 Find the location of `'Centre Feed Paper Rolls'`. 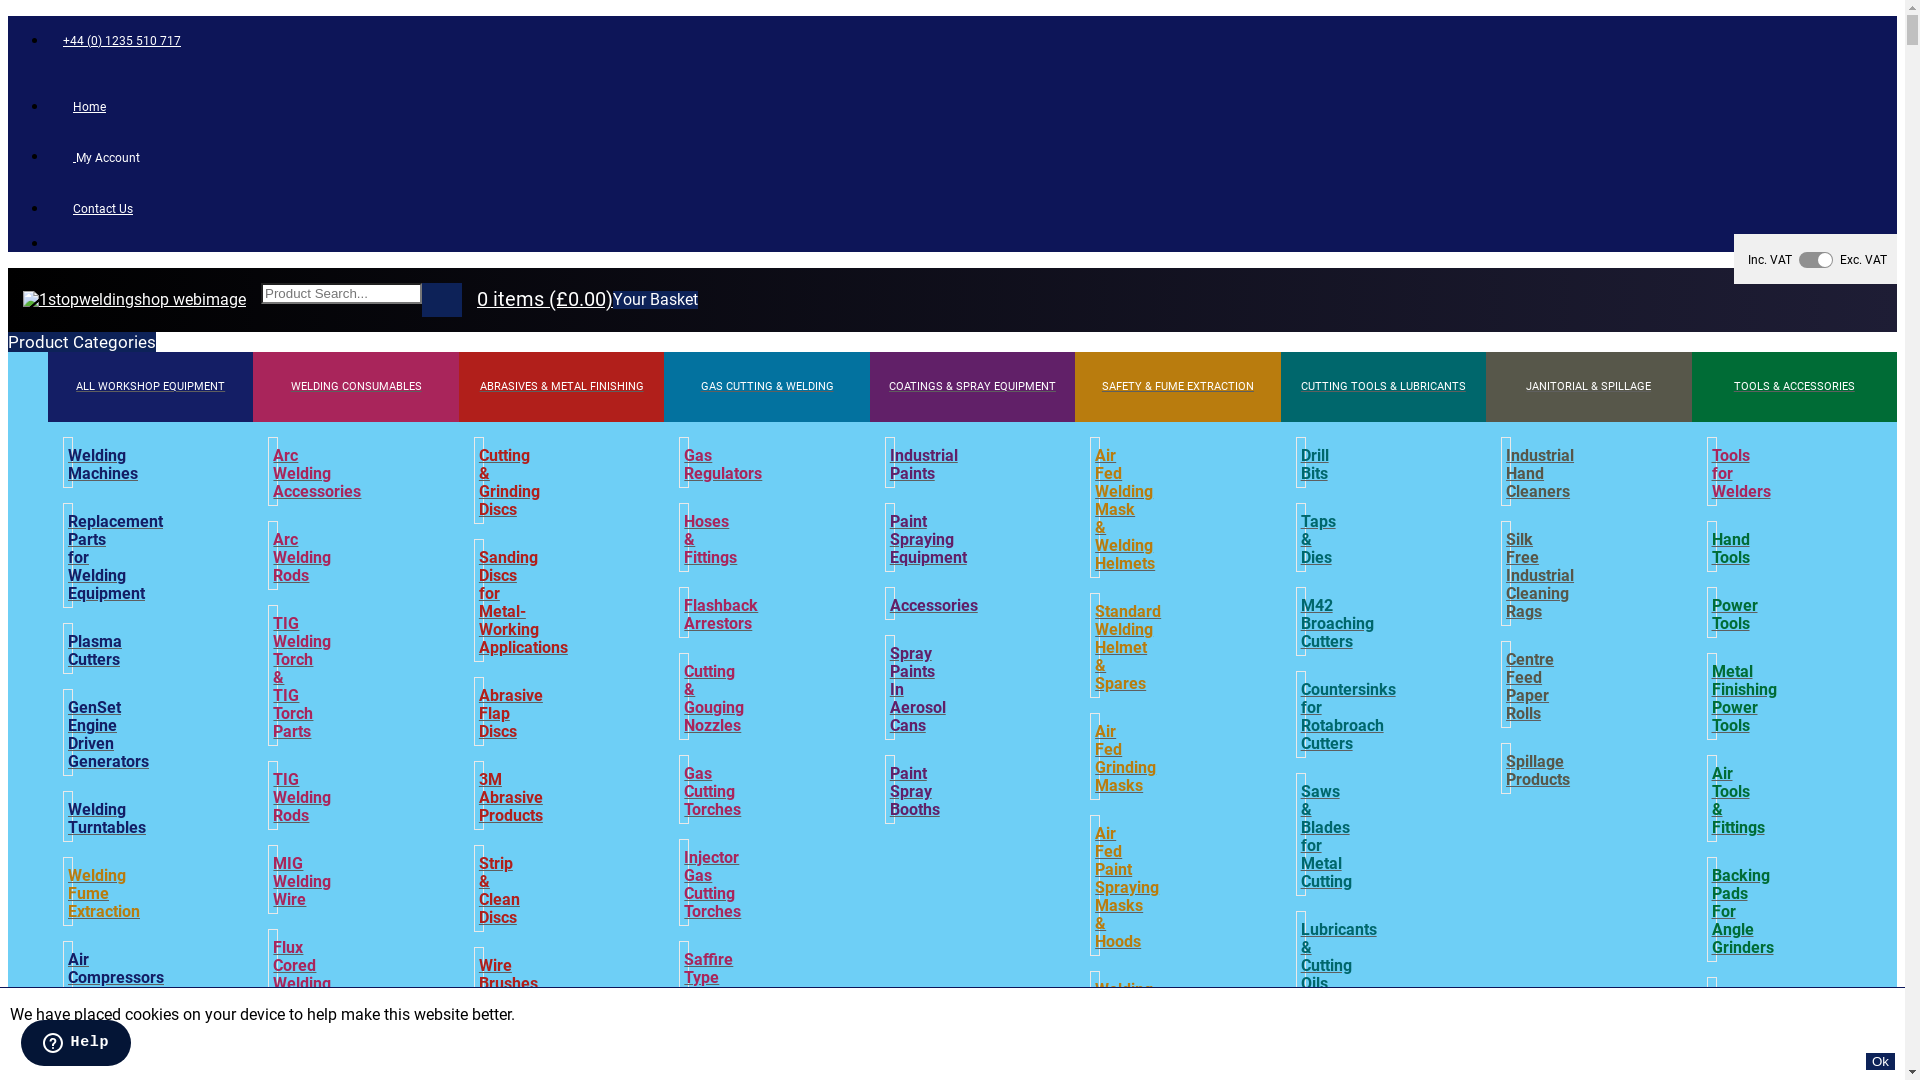

'Centre Feed Paper Rolls' is located at coordinates (1529, 685).